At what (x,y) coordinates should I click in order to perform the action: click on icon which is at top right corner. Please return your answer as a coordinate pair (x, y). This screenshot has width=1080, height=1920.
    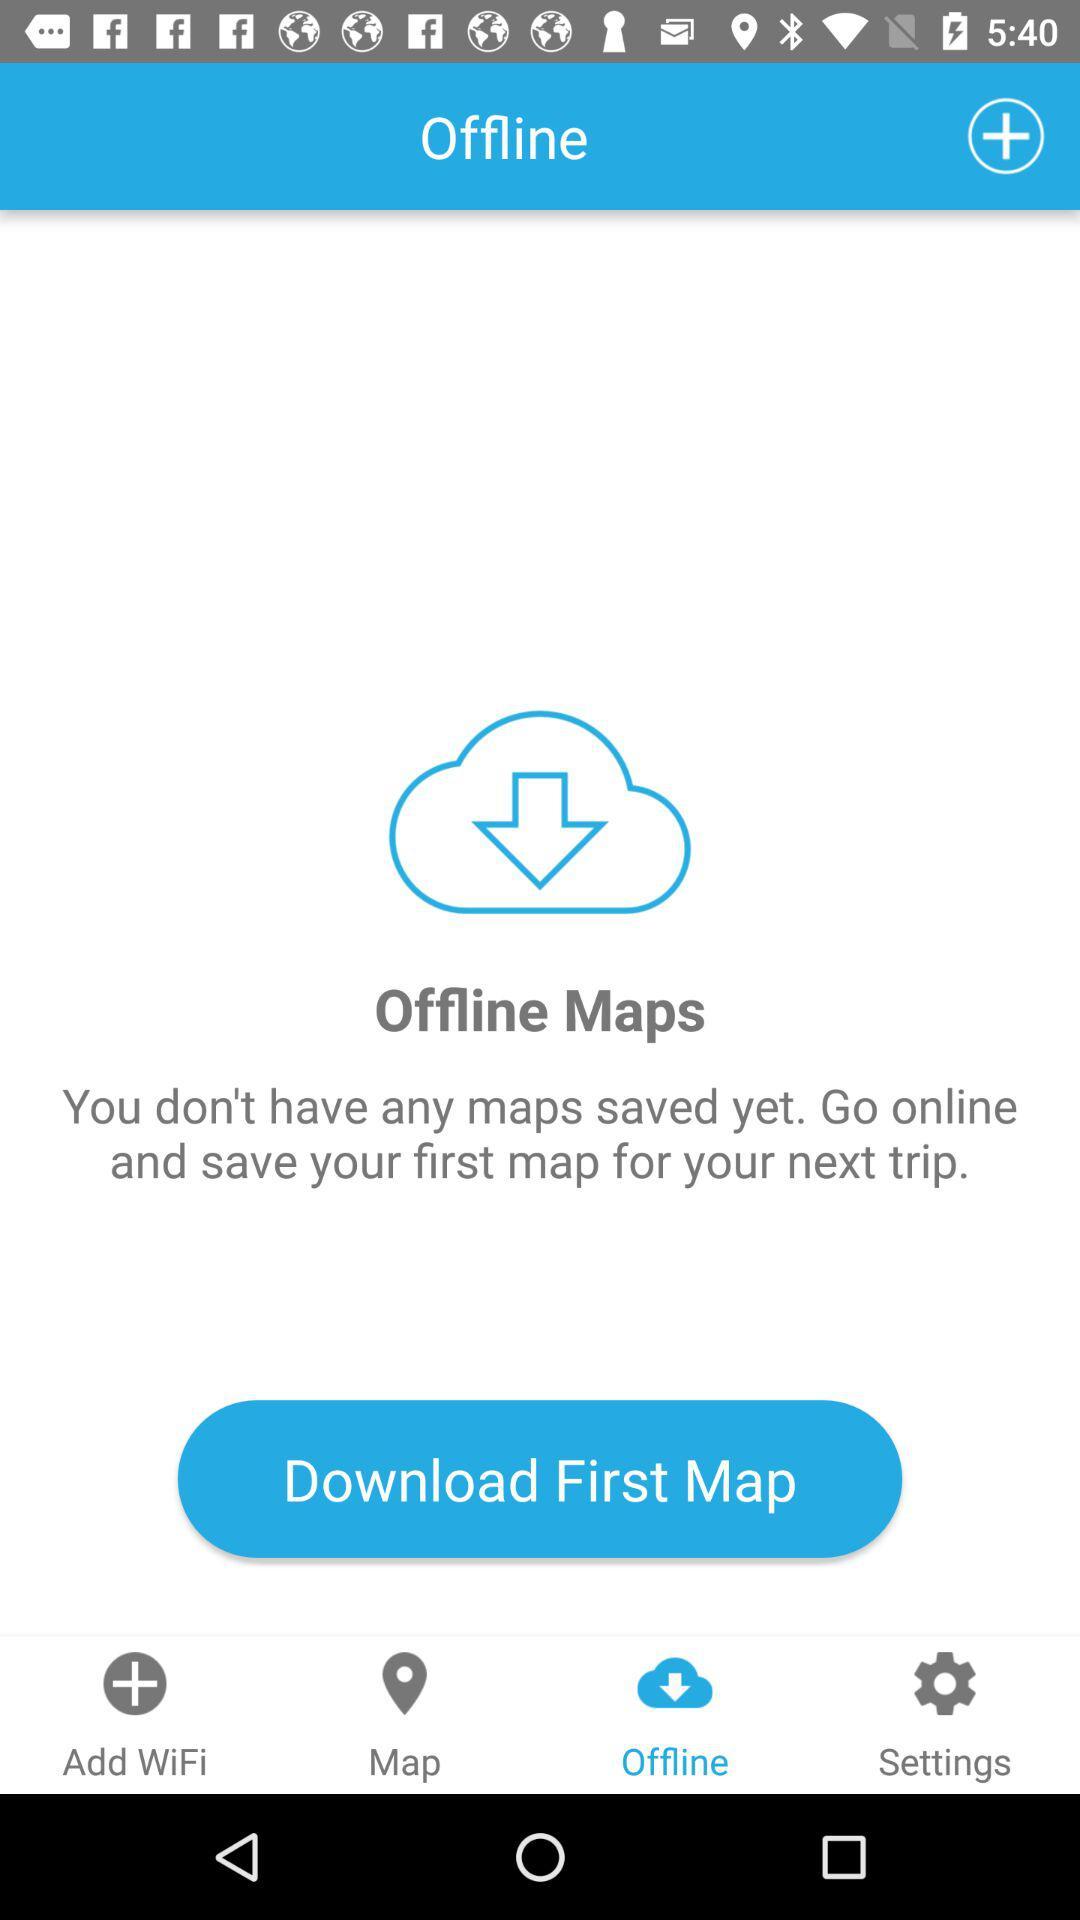
    Looking at the image, I should click on (1006, 135).